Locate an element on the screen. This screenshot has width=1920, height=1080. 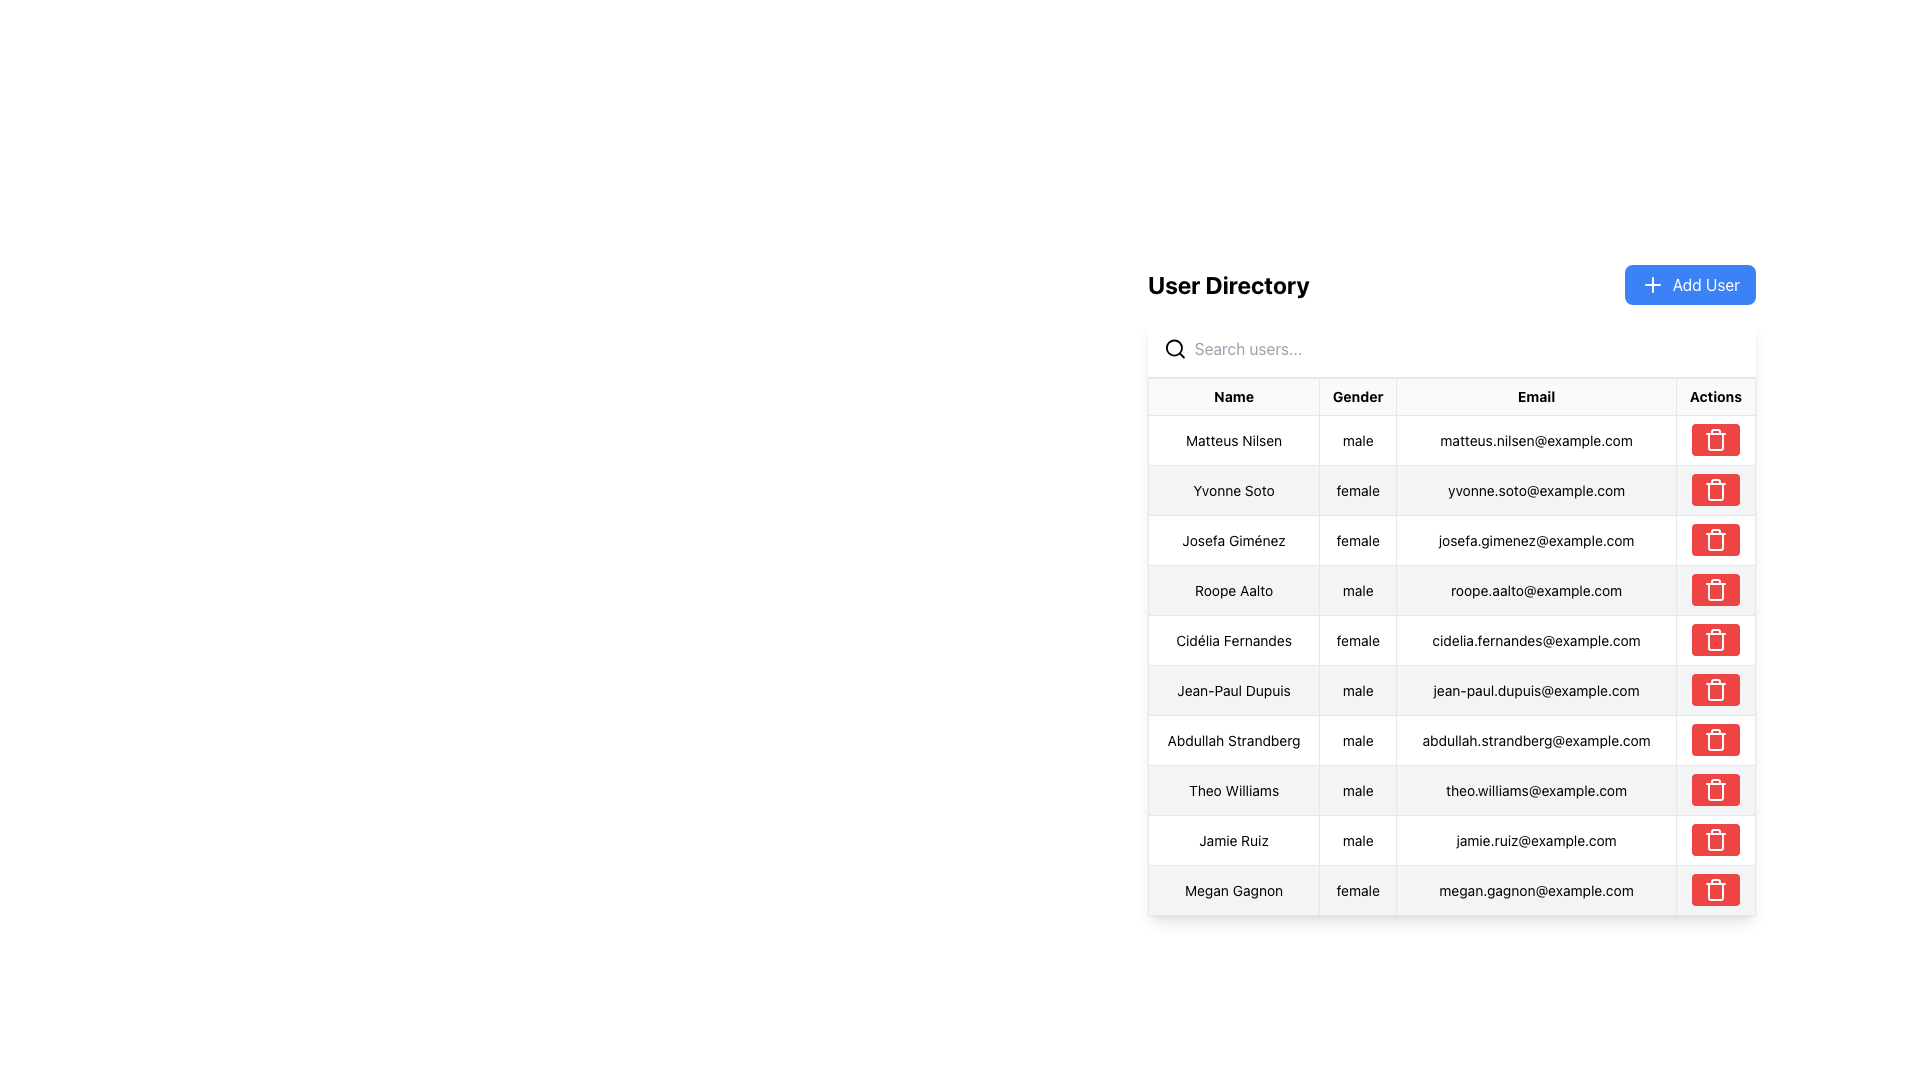
the red button with a trash can icon located in the far-right column of the data table, associated with the entry for 'Megan Gagnon', to initiate a delete action is located at coordinates (1714, 889).